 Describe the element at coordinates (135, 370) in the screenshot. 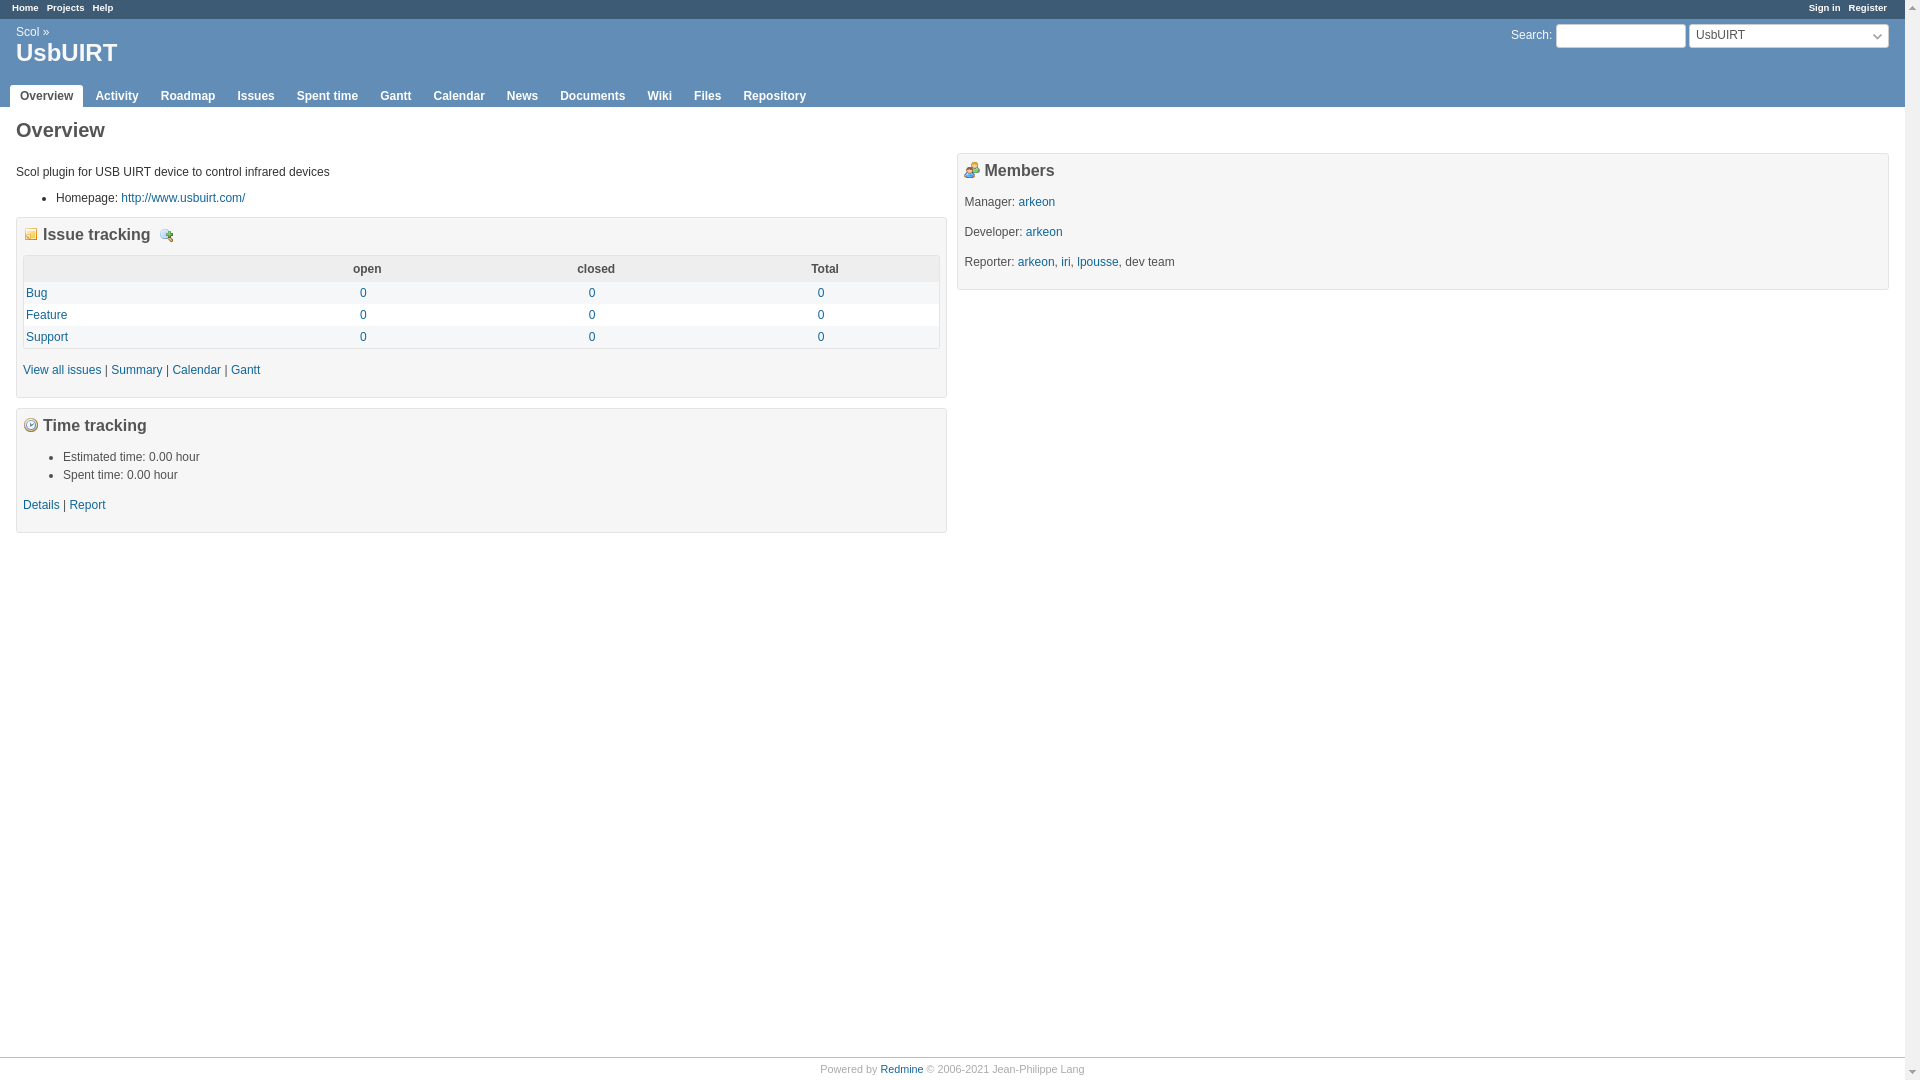

I see `'Summary'` at that location.